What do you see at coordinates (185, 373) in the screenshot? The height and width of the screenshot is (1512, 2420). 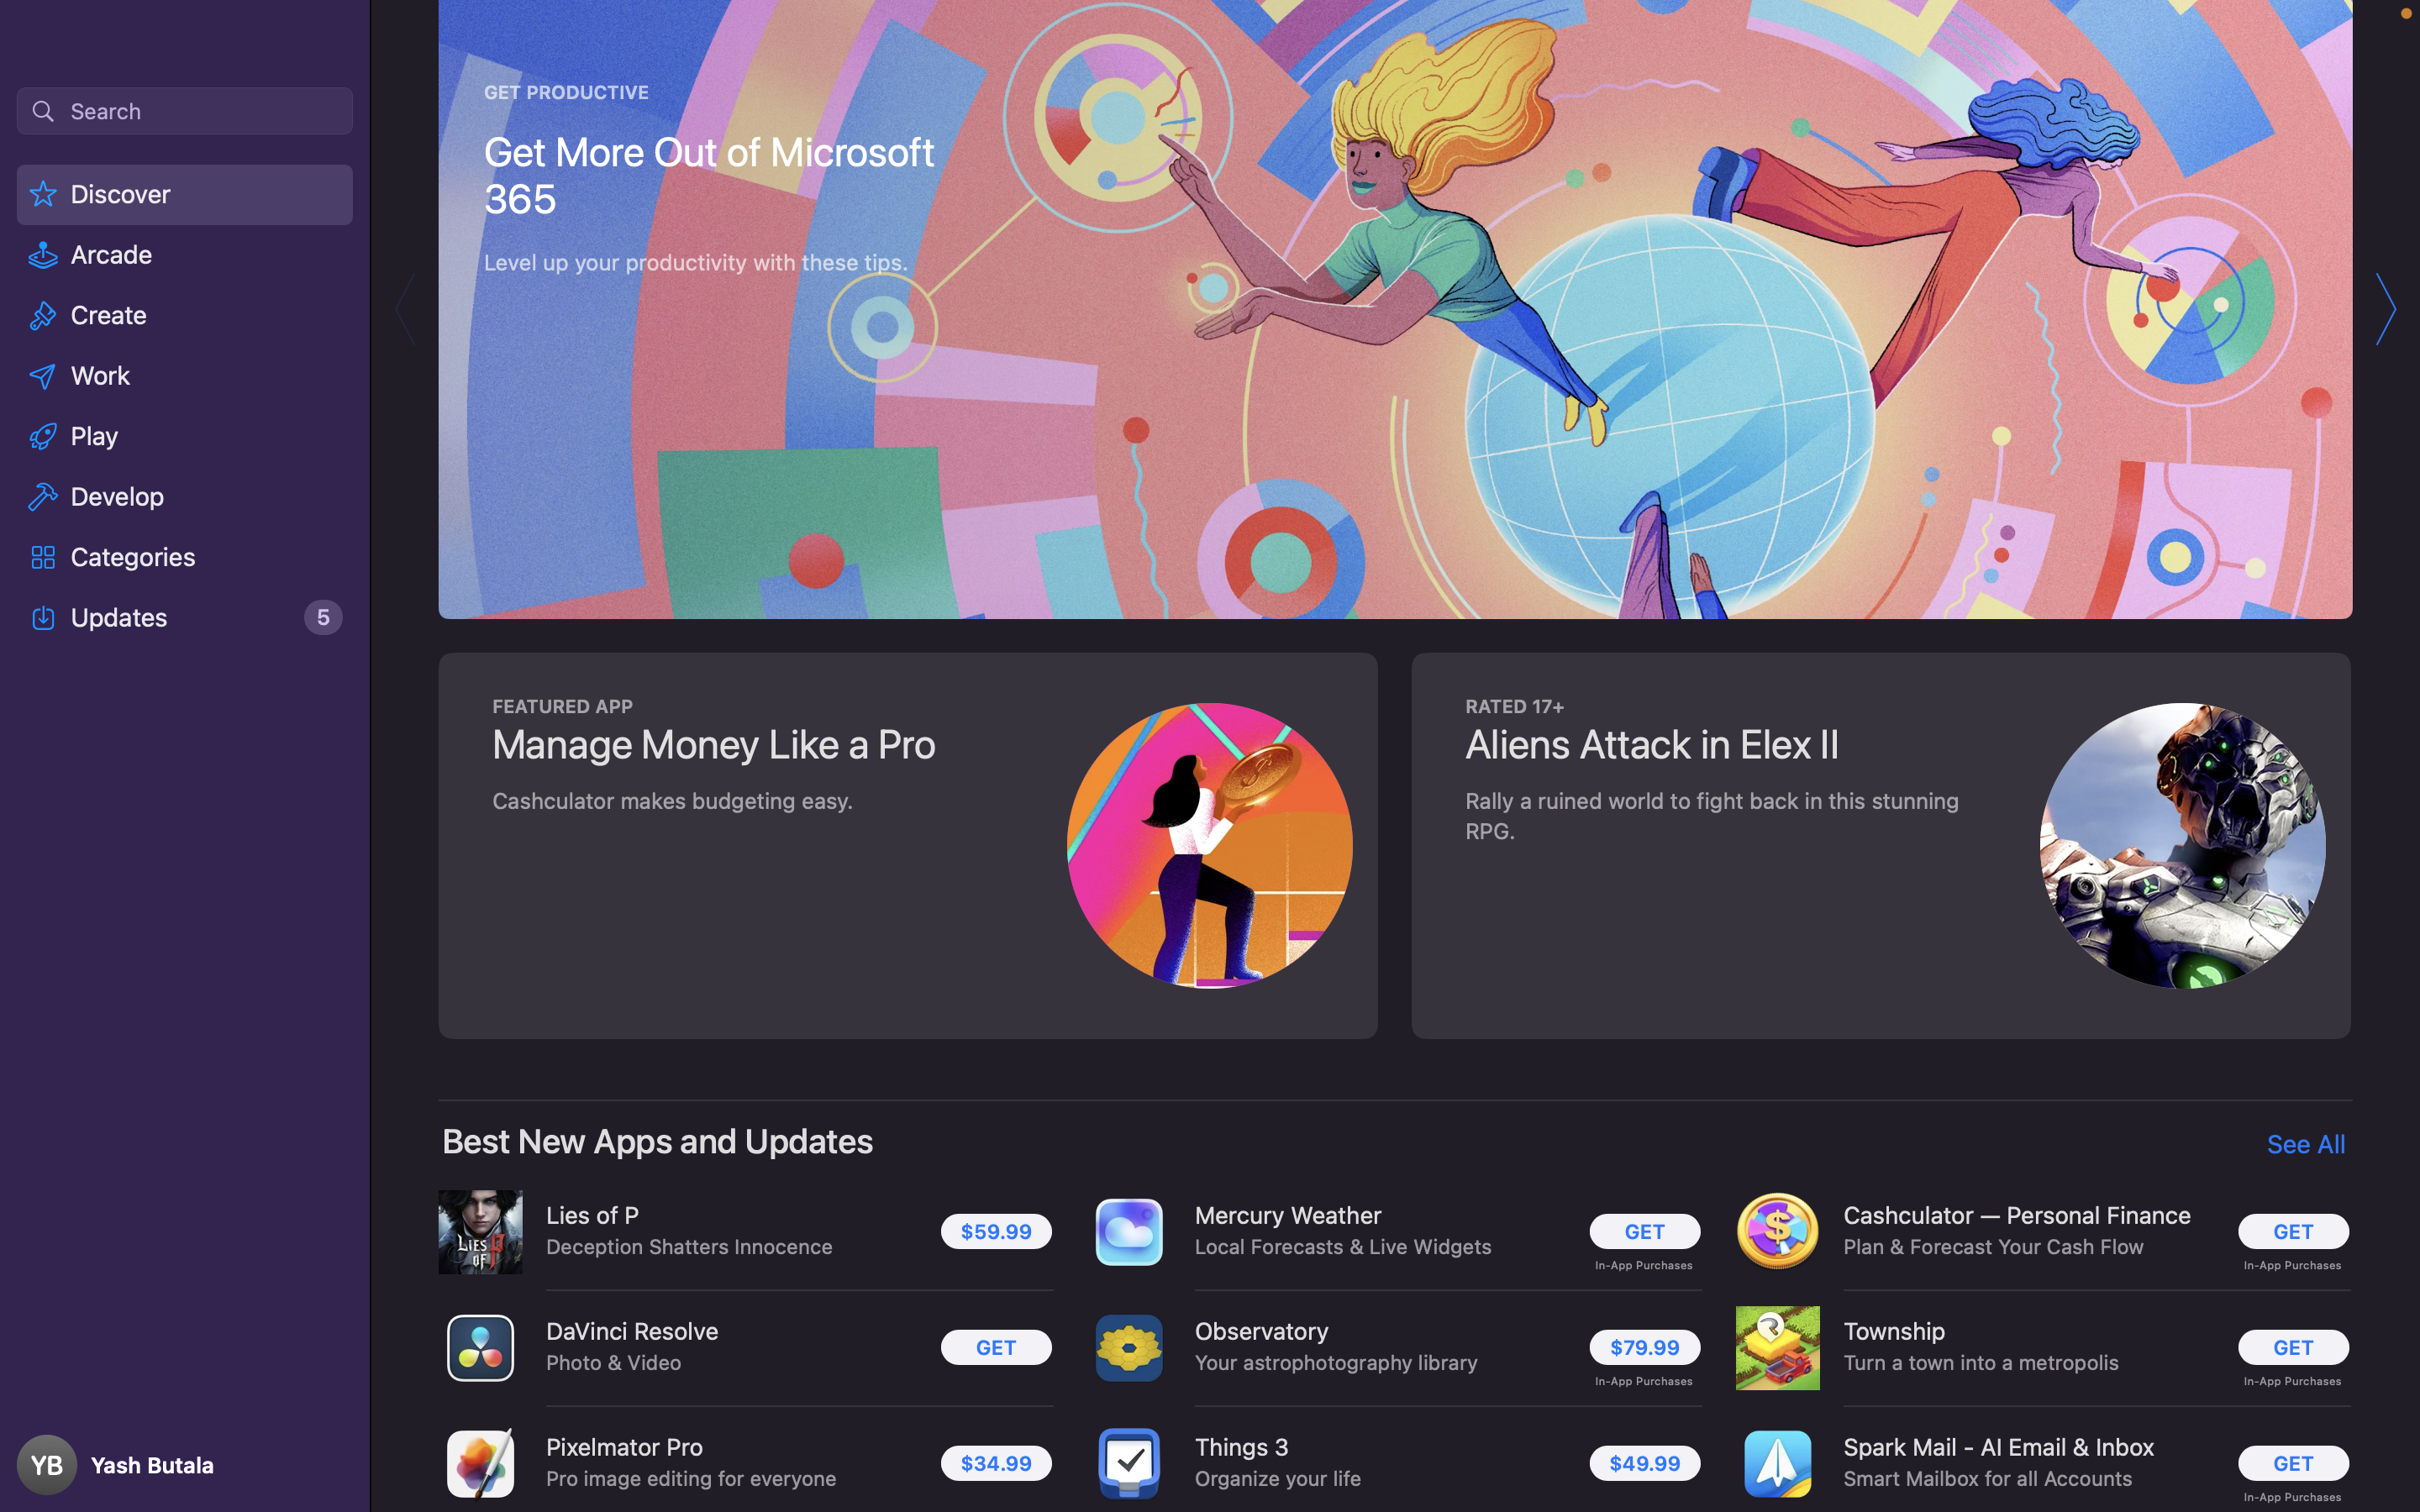 I see `the "Work" label` at bounding box center [185, 373].